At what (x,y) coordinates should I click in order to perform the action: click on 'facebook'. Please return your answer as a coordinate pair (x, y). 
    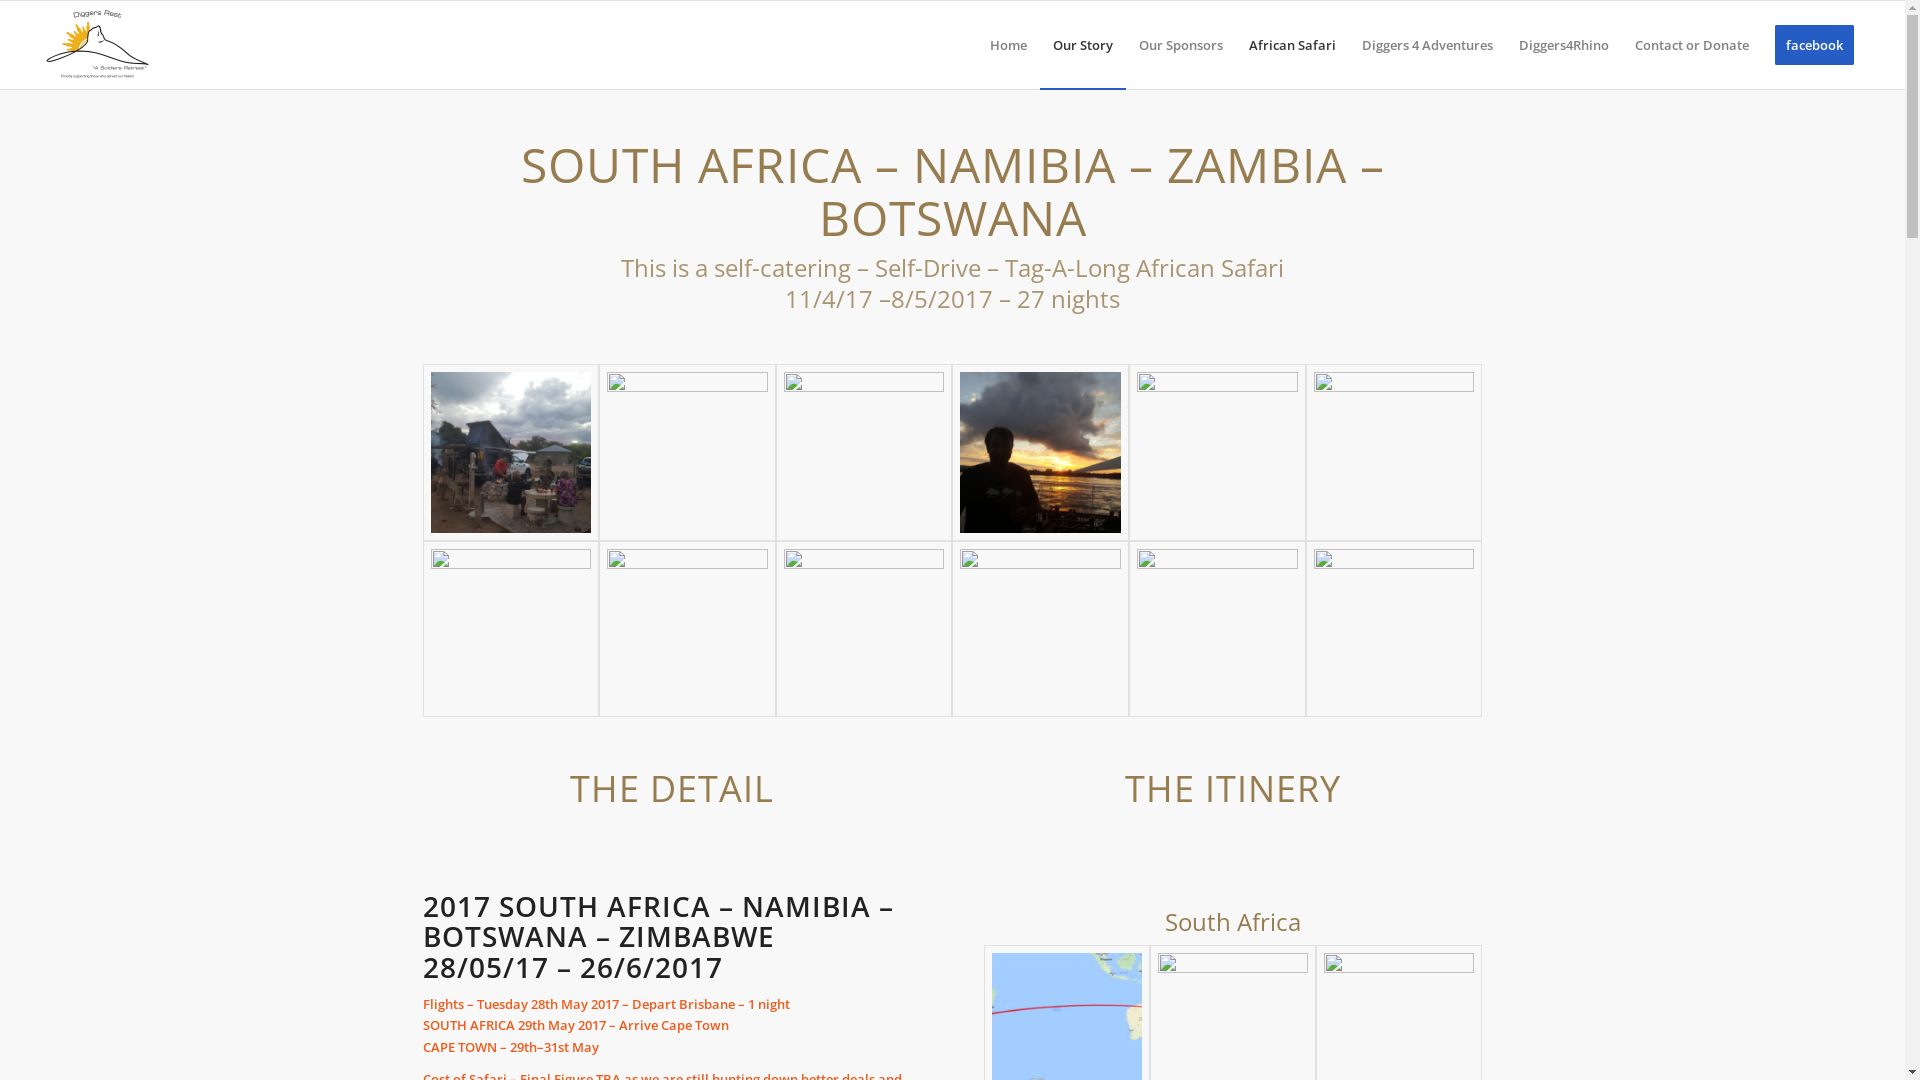
    Looking at the image, I should click on (1761, 45).